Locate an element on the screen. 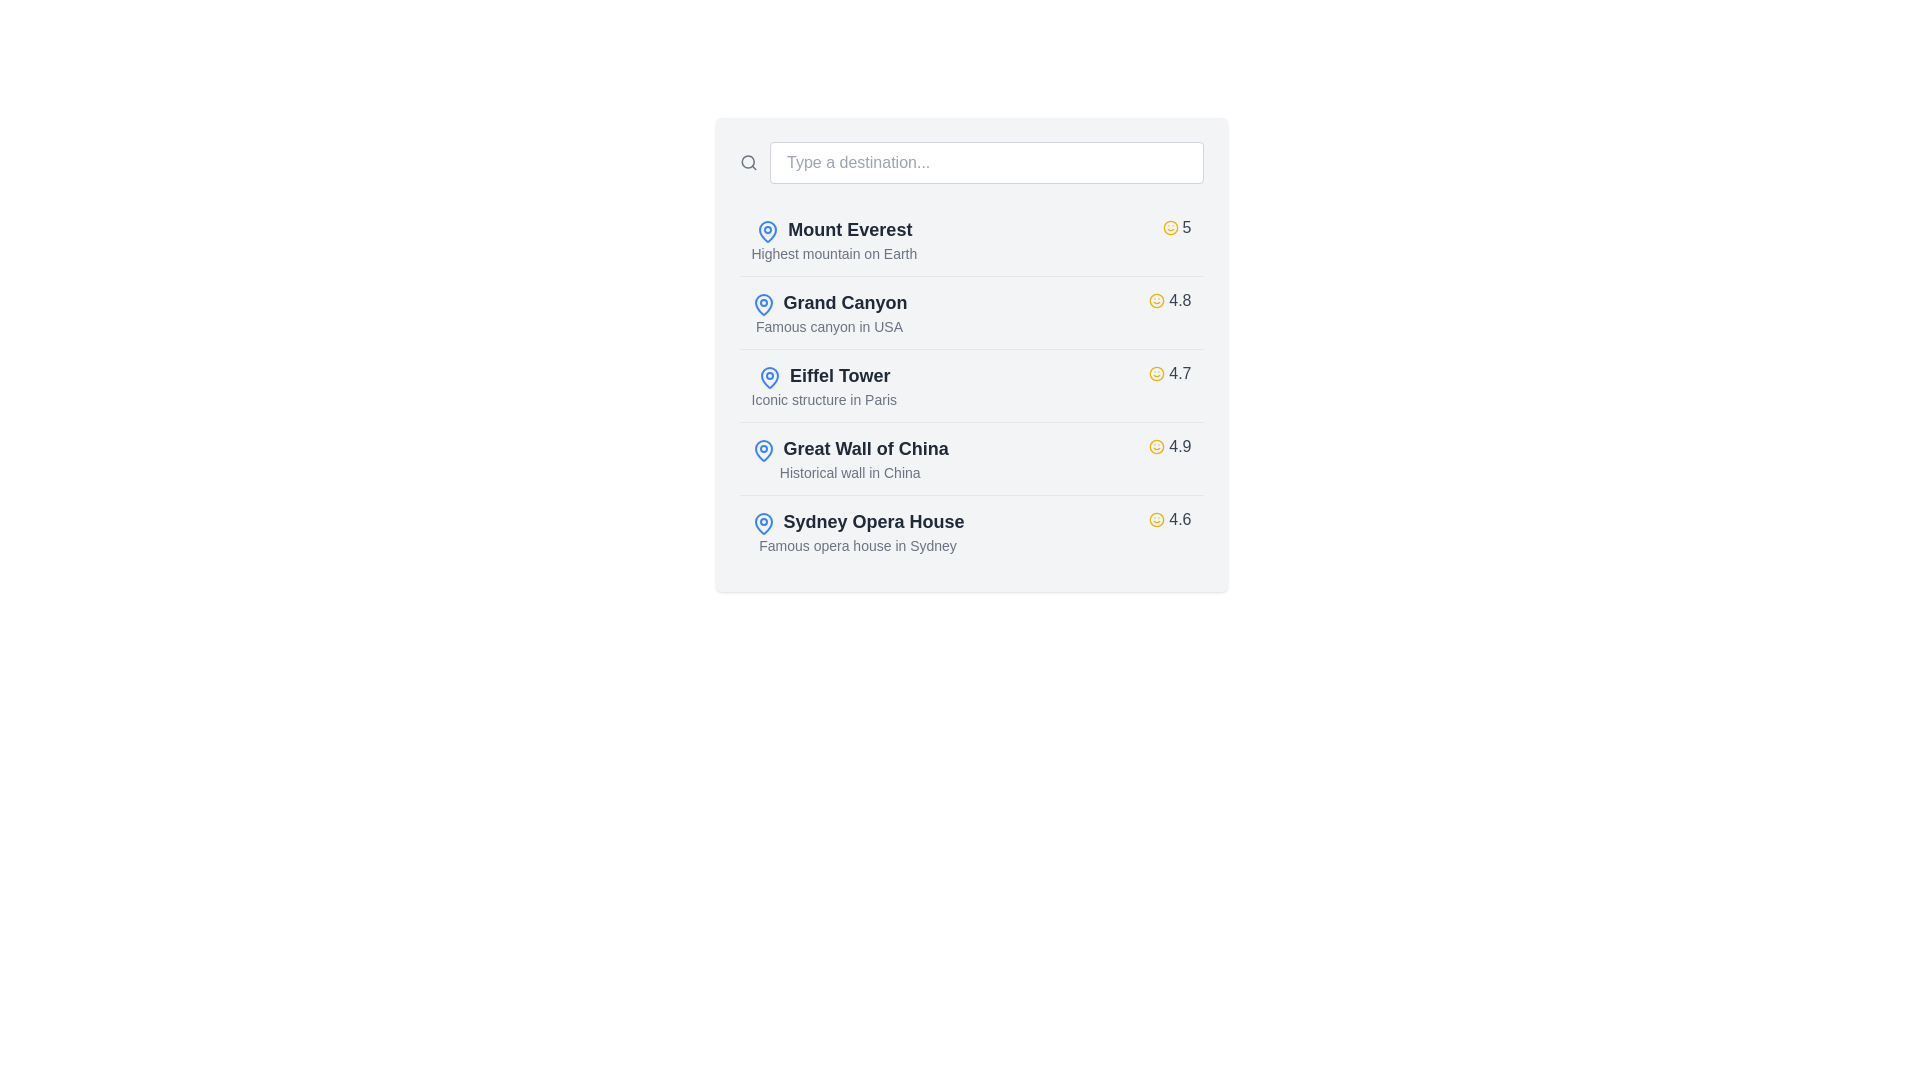  the list item displaying 'Grand Canyon' with a rating of 4.8 for more details is located at coordinates (971, 312).